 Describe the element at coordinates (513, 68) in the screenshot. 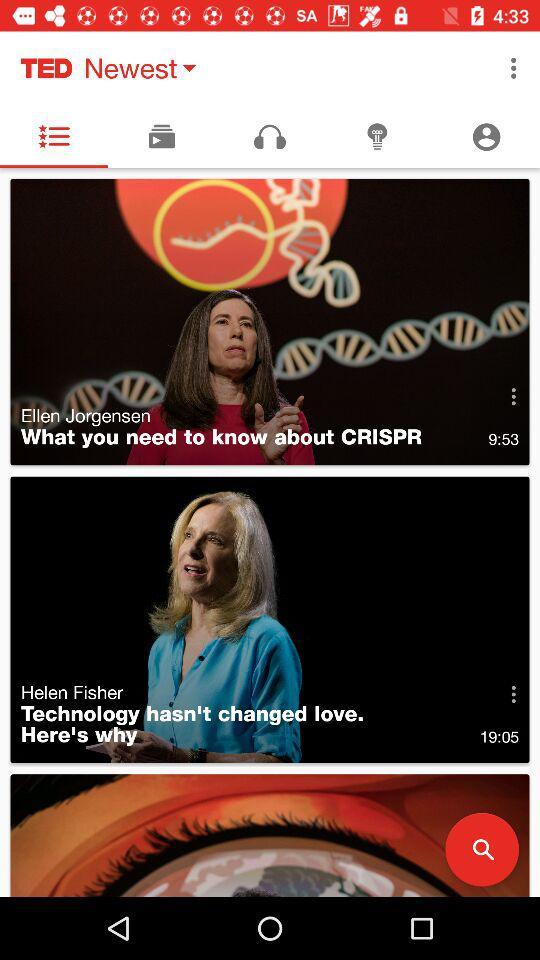

I see `icon next to the newest icon` at that location.